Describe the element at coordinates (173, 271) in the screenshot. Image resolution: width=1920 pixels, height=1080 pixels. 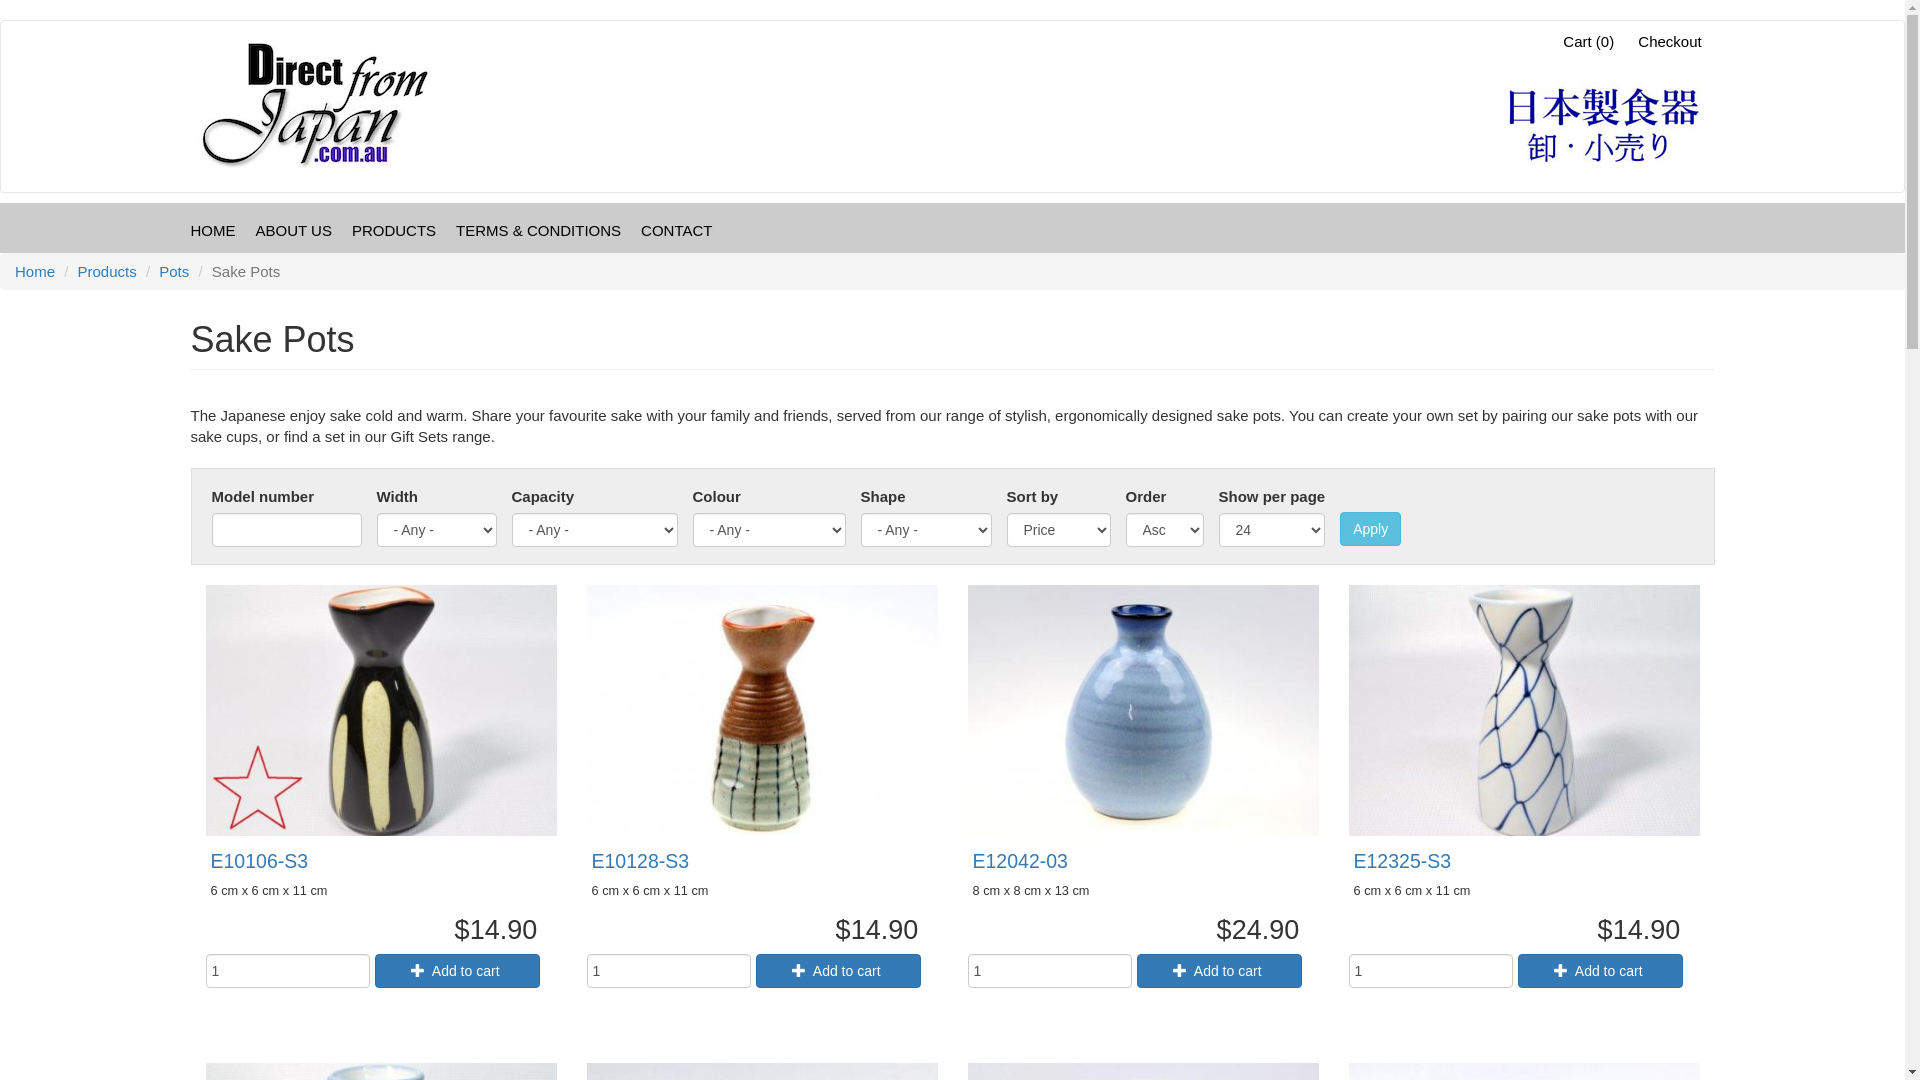
I see `'Pots'` at that location.